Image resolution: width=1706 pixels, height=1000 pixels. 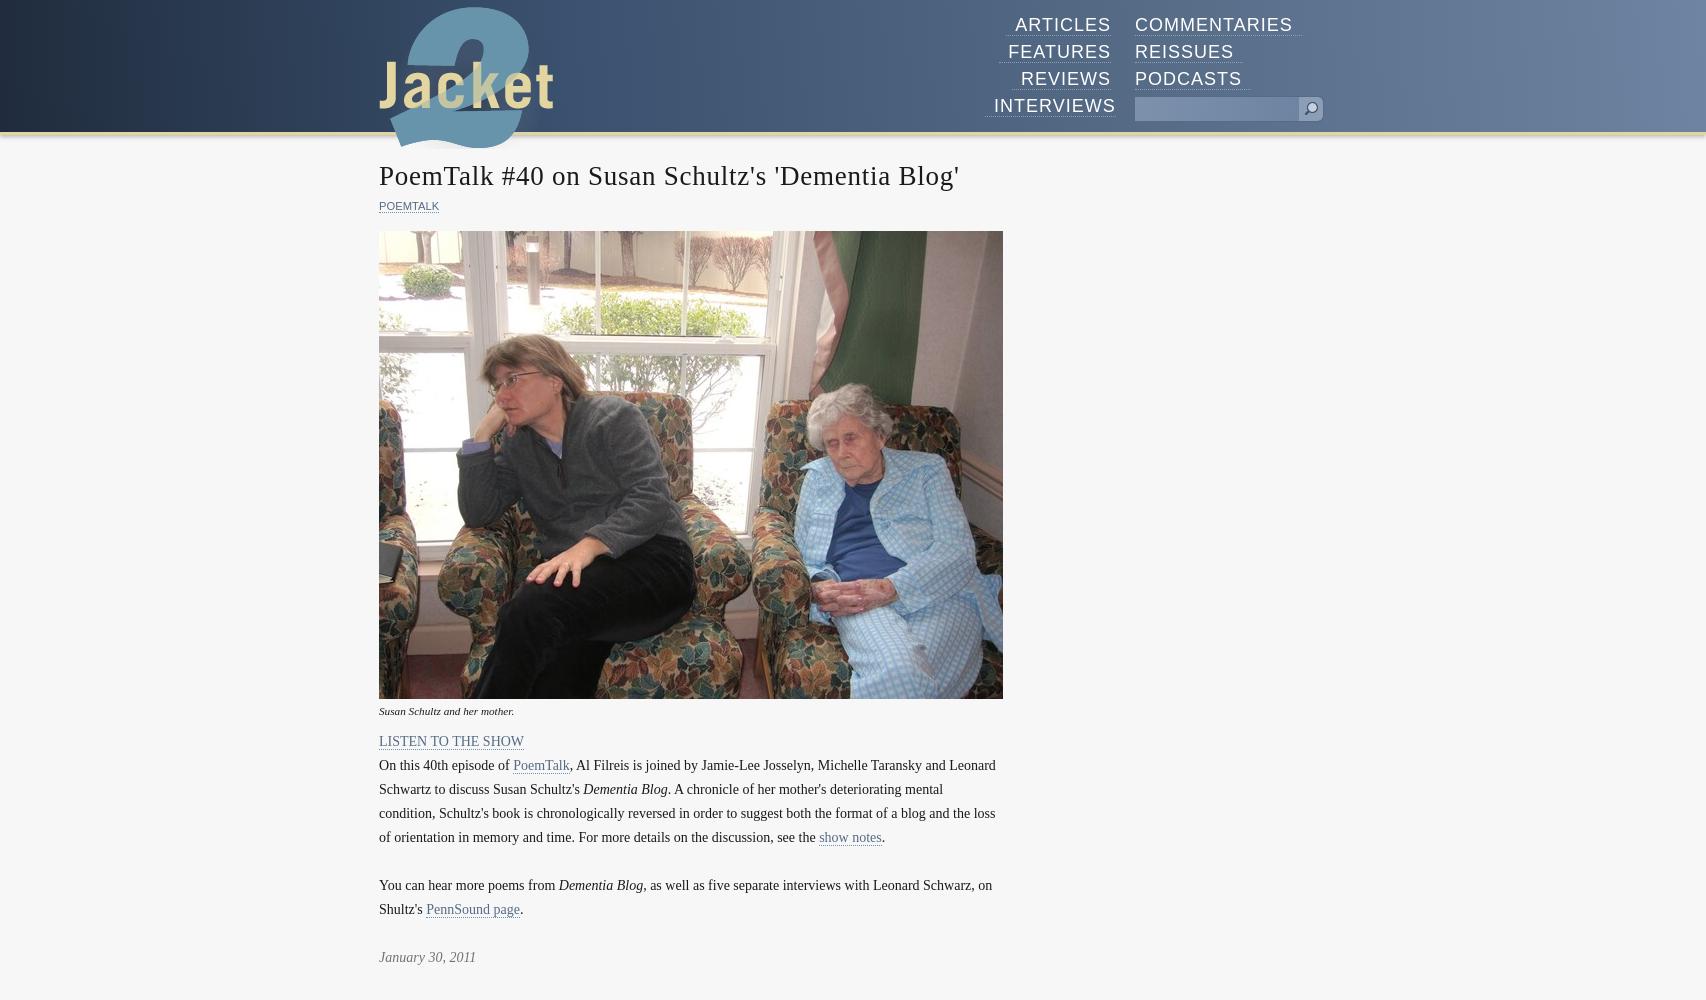 I want to click on 'You can hear more poems from', so click(x=467, y=884).